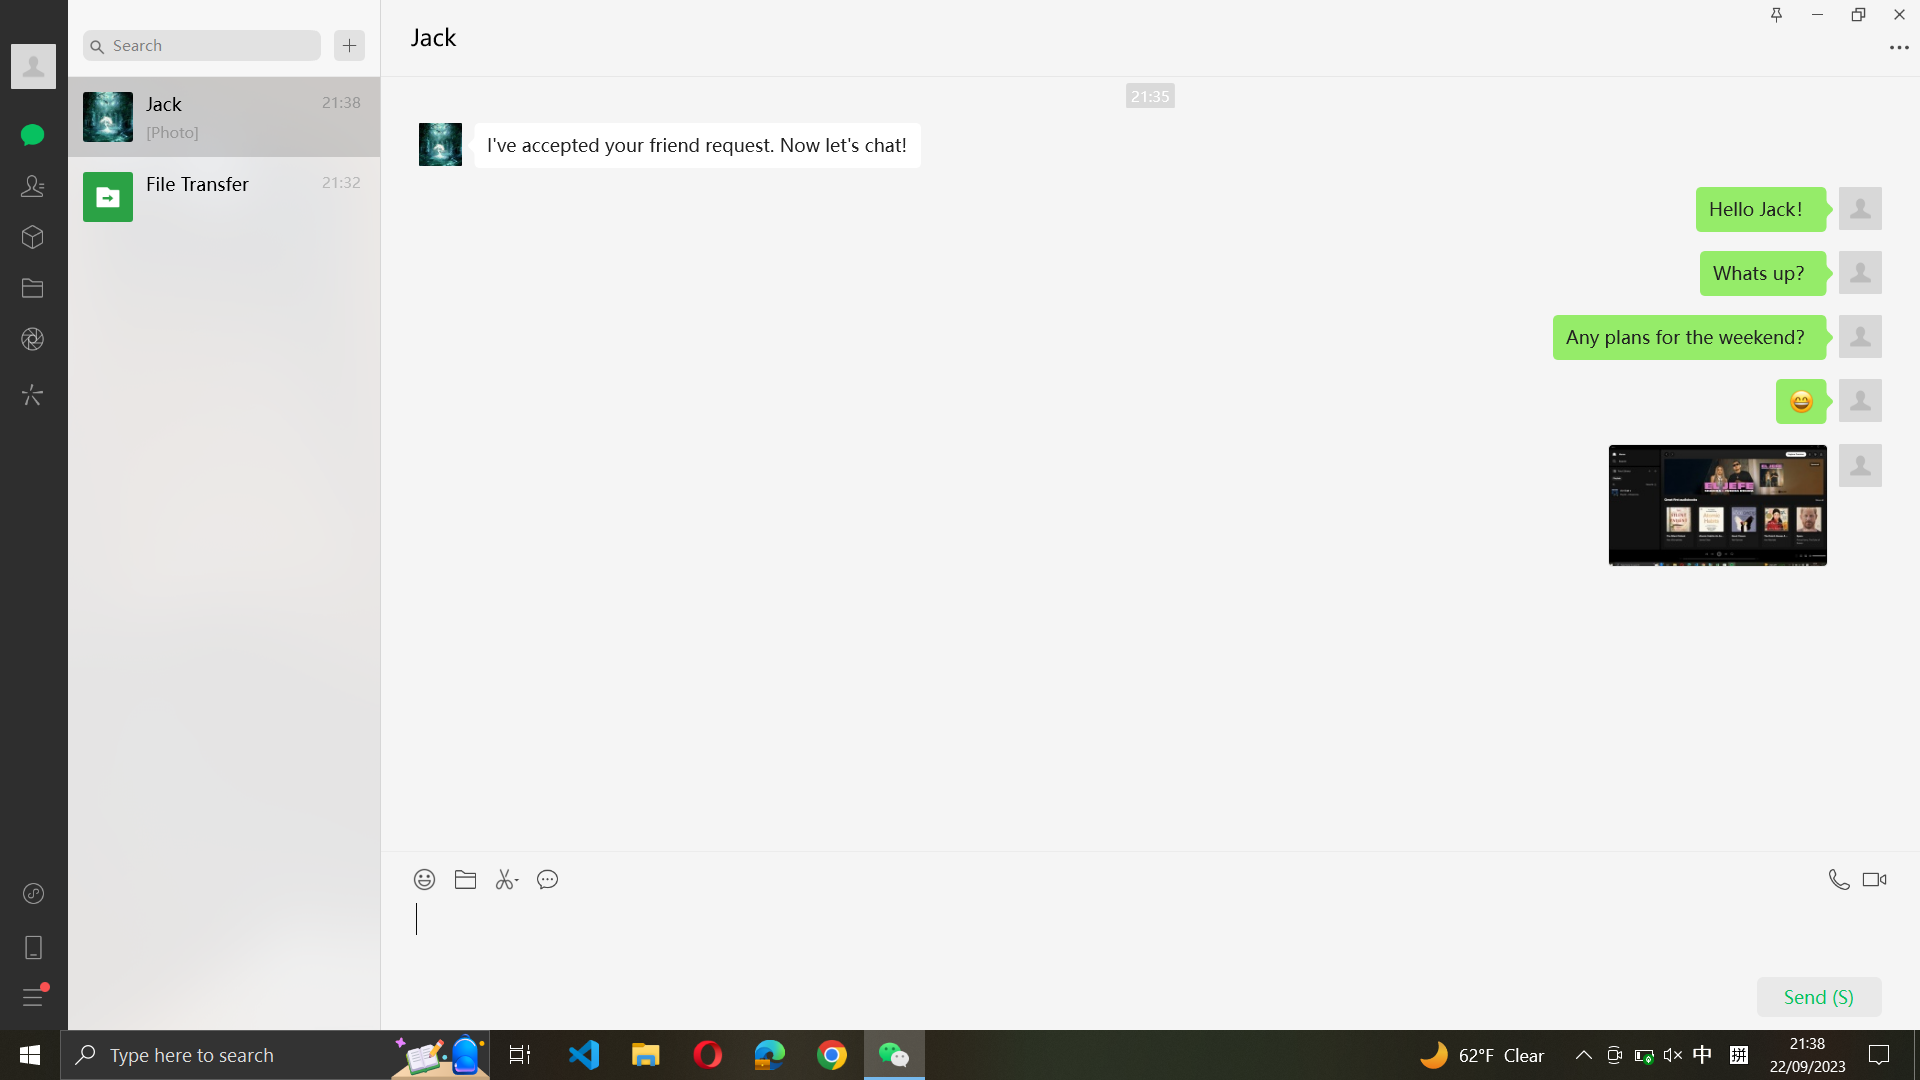  Describe the element at coordinates (34, 340) in the screenshot. I see `Turn on the camera setting` at that location.